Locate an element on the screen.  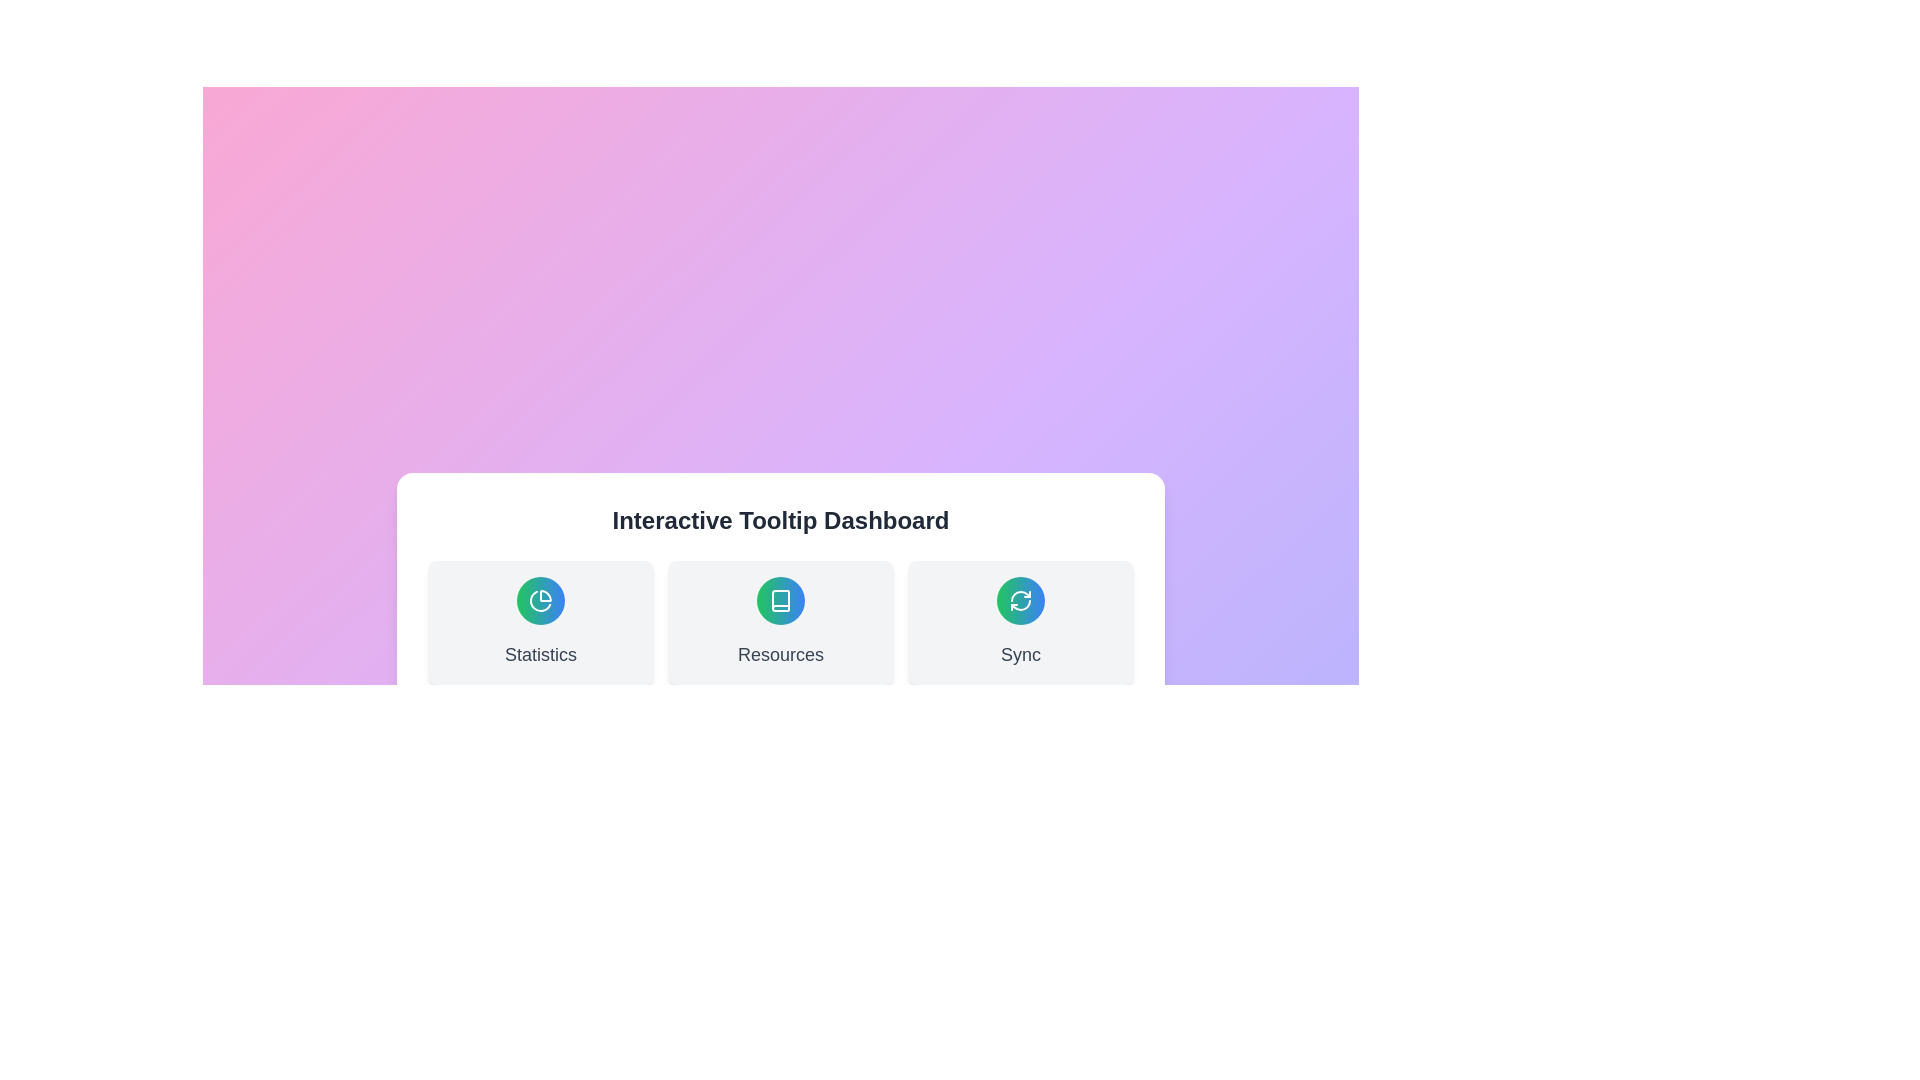
the circular Icon button with a gradient background and a white pie chart icon, located in the center of the 'Statistics' card in the 'Interactive Tooltip Dashboard' is located at coordinates (541, 600).